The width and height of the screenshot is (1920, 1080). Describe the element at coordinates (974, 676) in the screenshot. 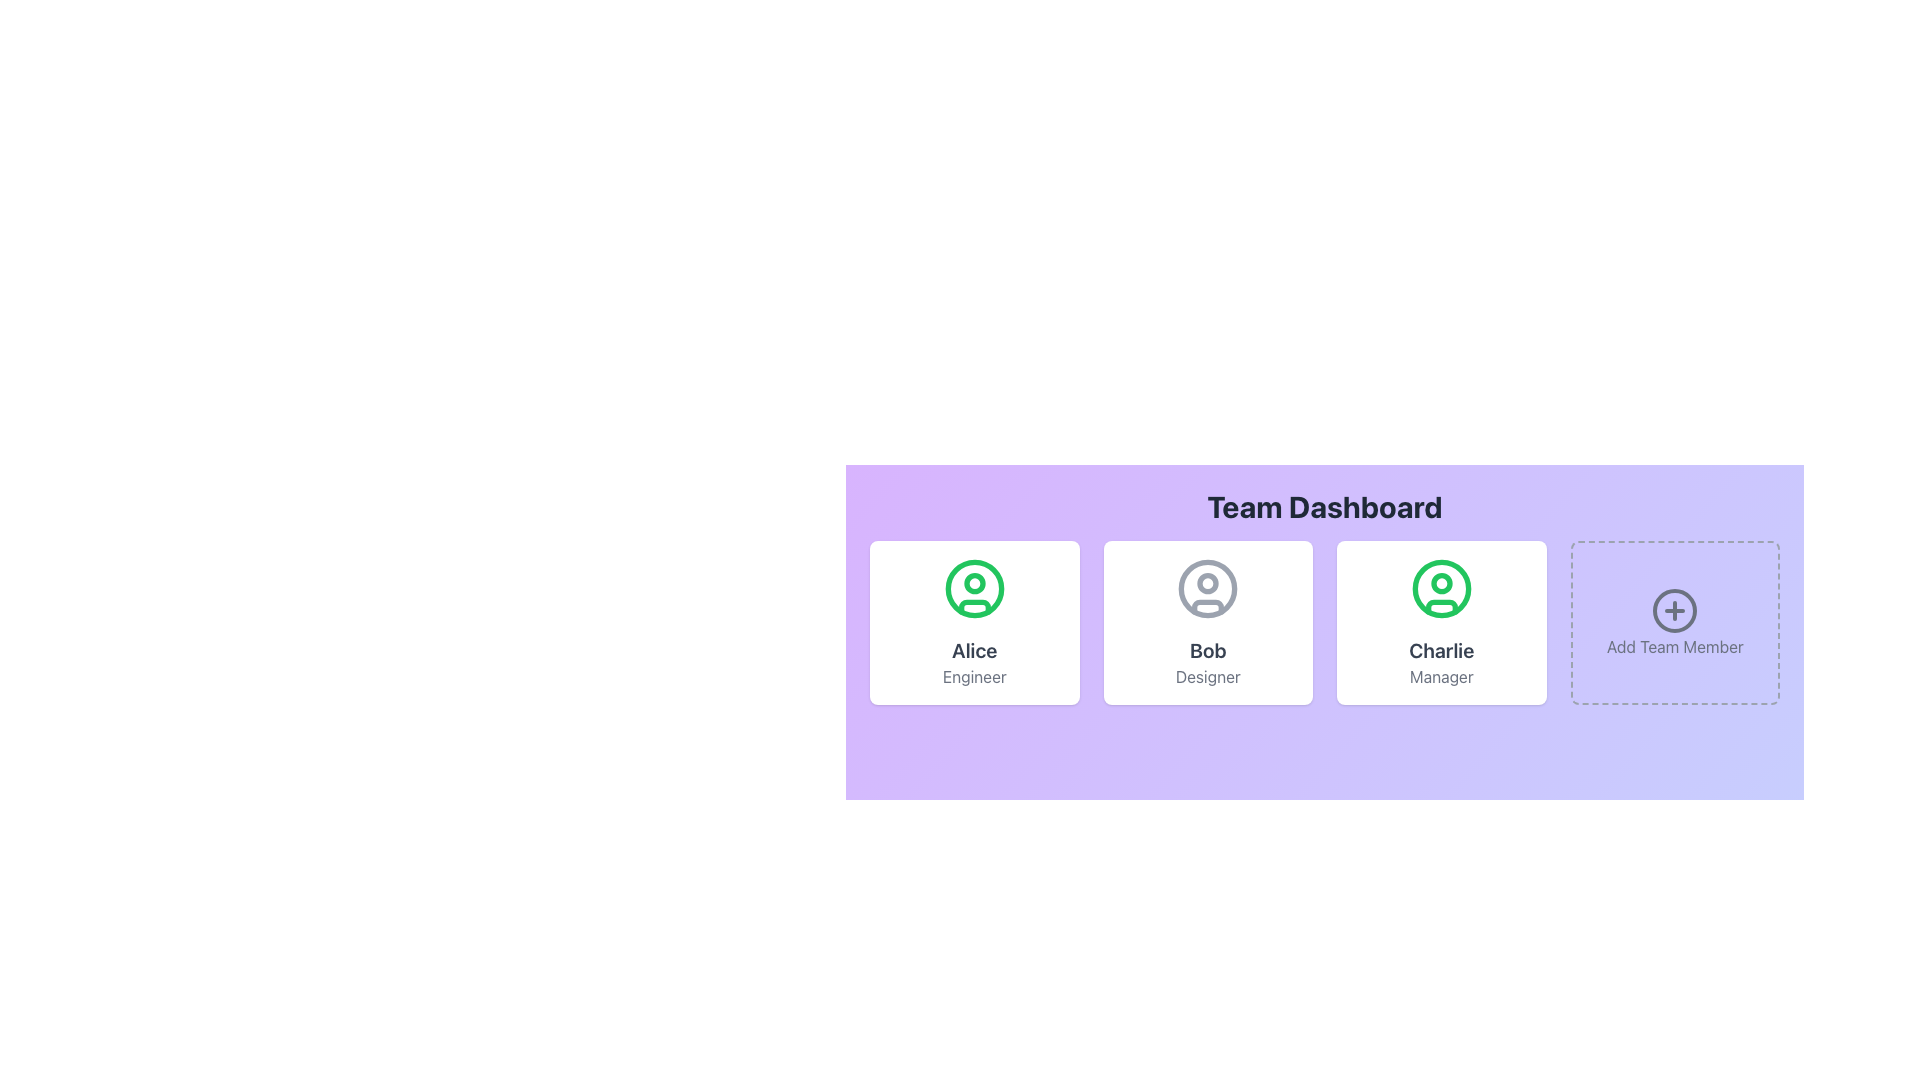

I see `the gray text label displaying 'Engineer' that is positioned below the bold 'Alice' text within a card-like structure` at that location.